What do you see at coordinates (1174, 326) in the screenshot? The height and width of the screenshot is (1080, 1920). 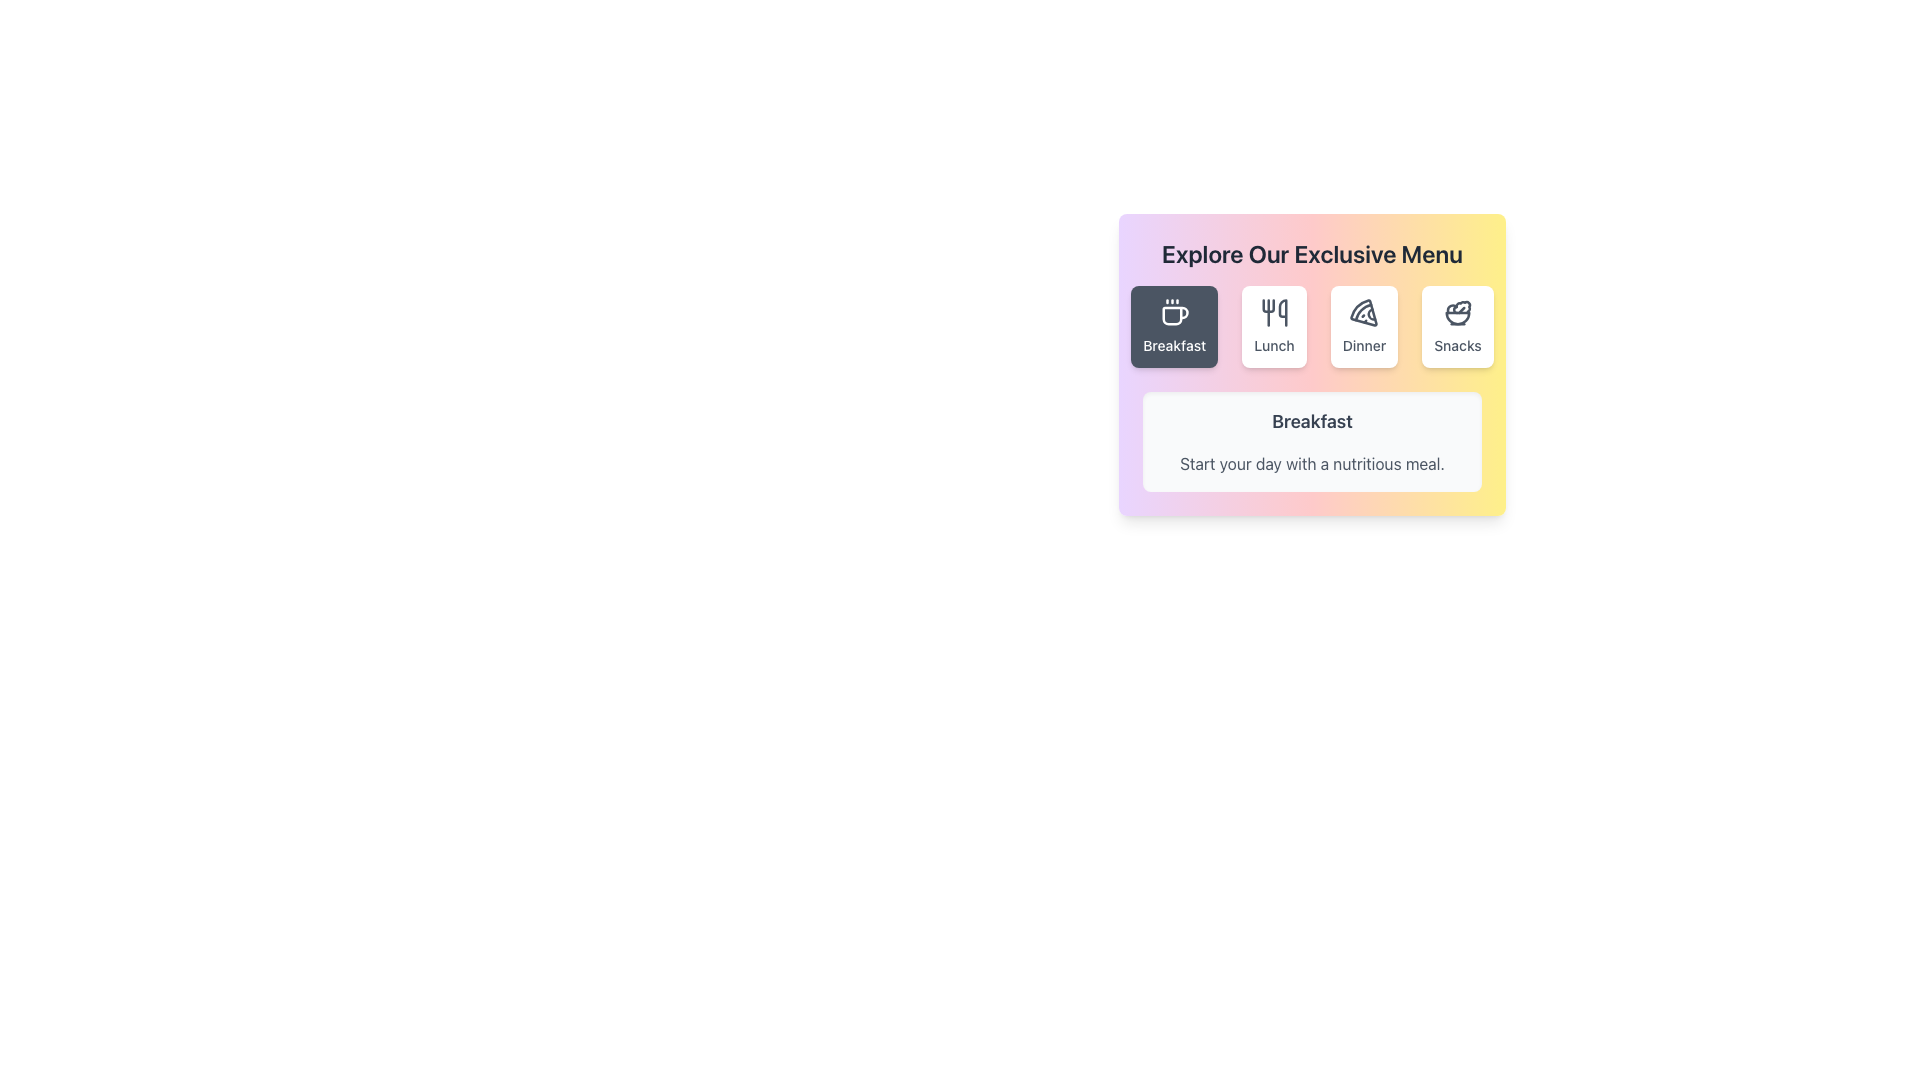 I see `the first button in a group of four horizontally aligned buttons, which has a dark background and white text reading 'Breakfast', featuring a small white coffee cup icon above the text` at bounding box center [1174, 326].